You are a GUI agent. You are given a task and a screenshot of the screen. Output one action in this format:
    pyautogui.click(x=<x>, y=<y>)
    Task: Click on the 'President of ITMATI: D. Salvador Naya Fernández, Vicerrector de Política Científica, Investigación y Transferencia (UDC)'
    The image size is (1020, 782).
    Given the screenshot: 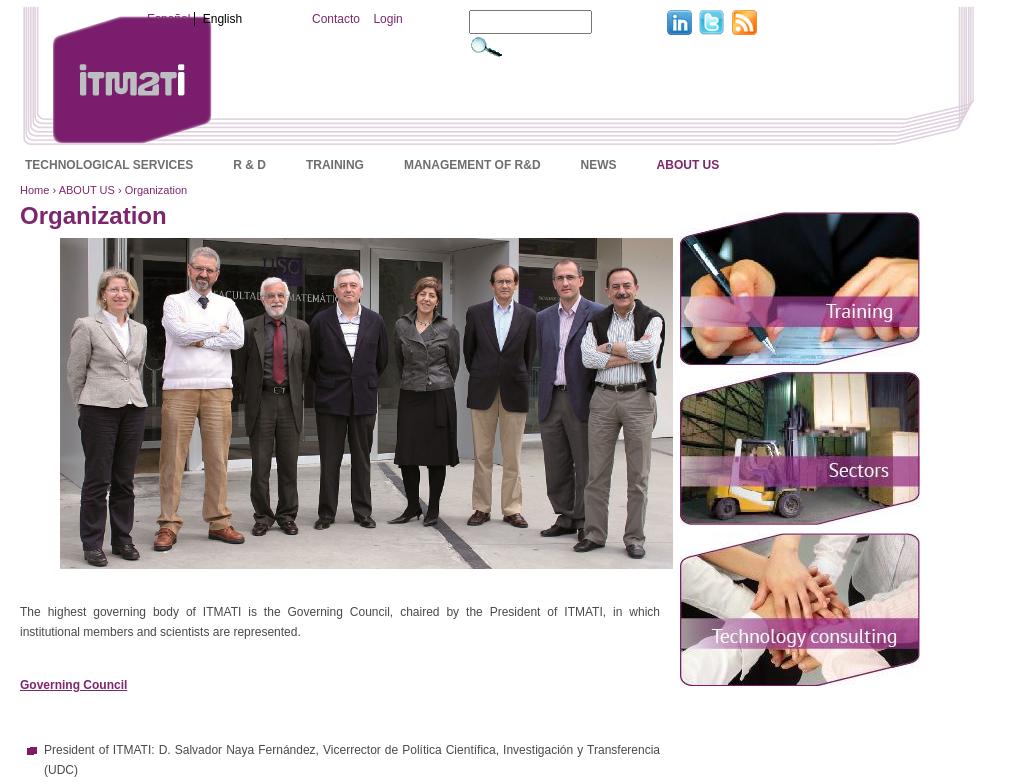 What is the action you would take?
    pyautogui.click(x=351, y=758)
    